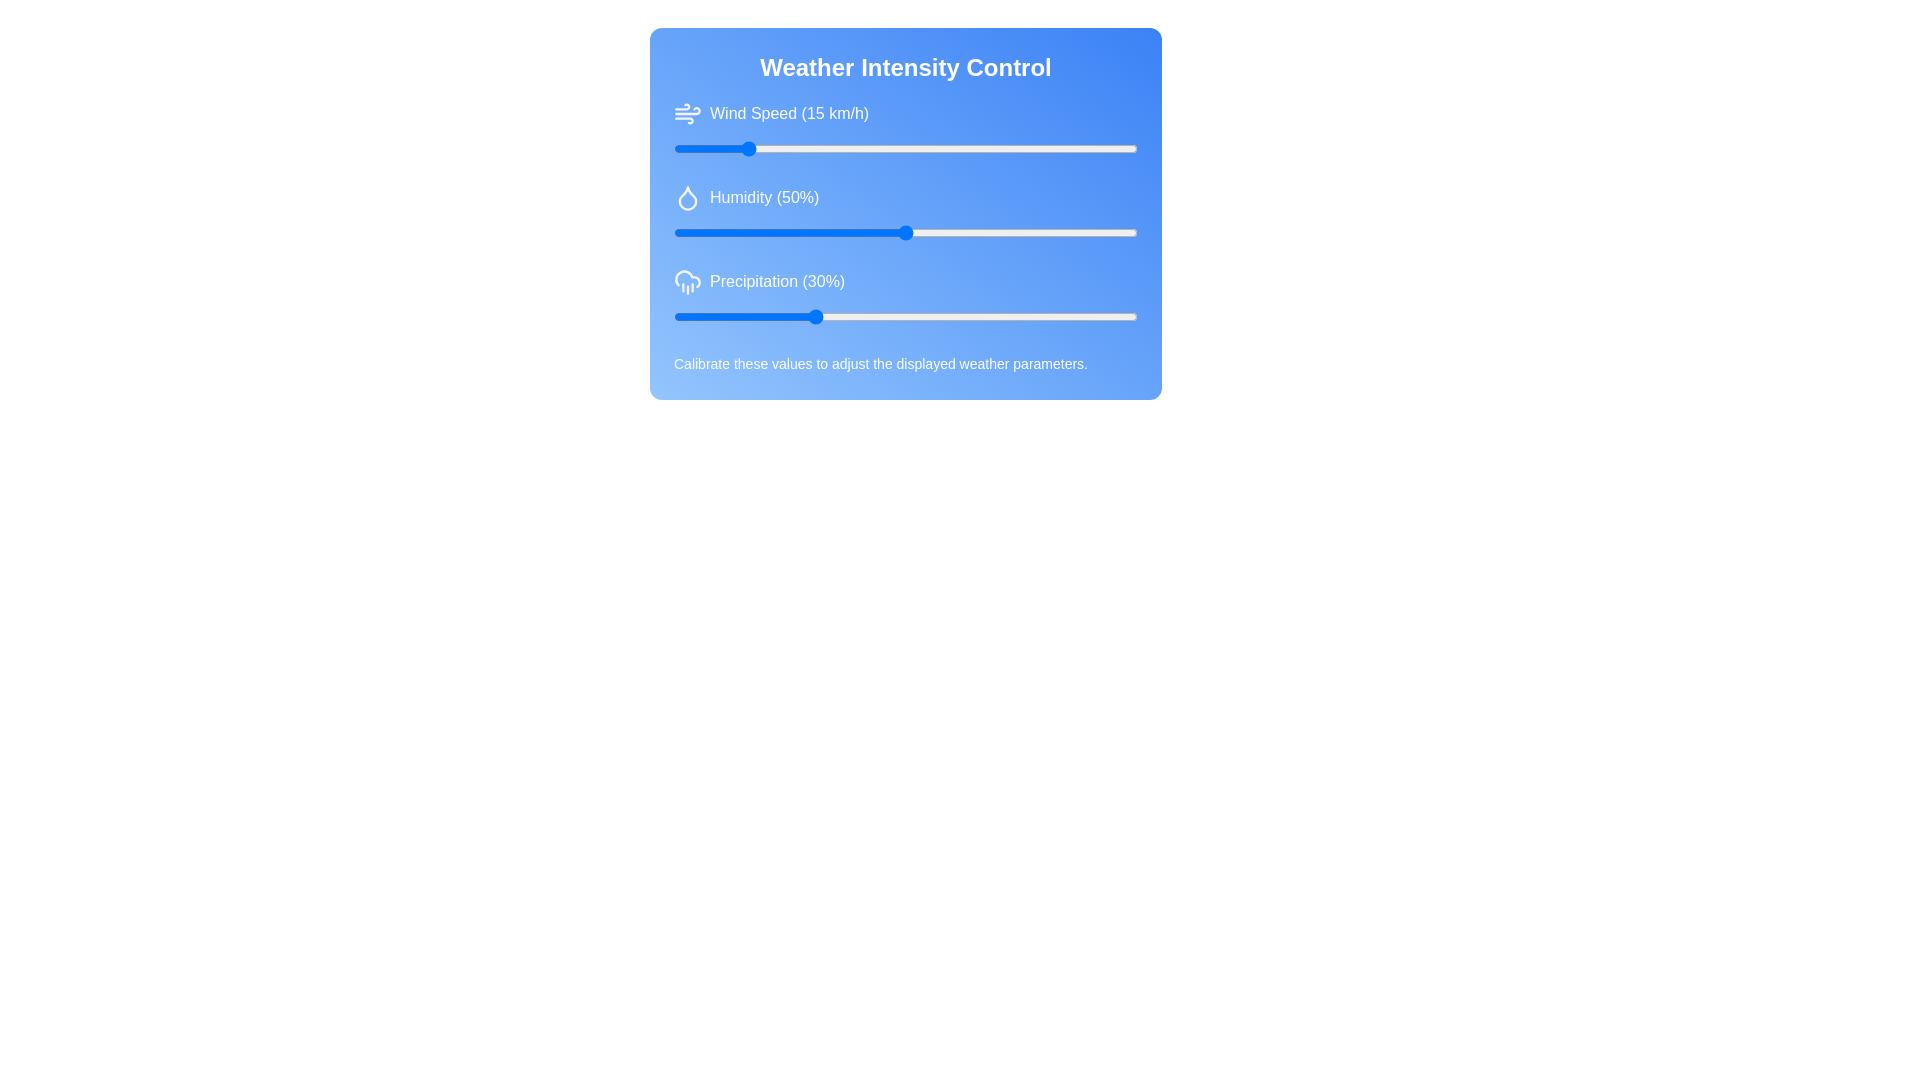  I want to click on precipitation intensity, so click(975, 315).